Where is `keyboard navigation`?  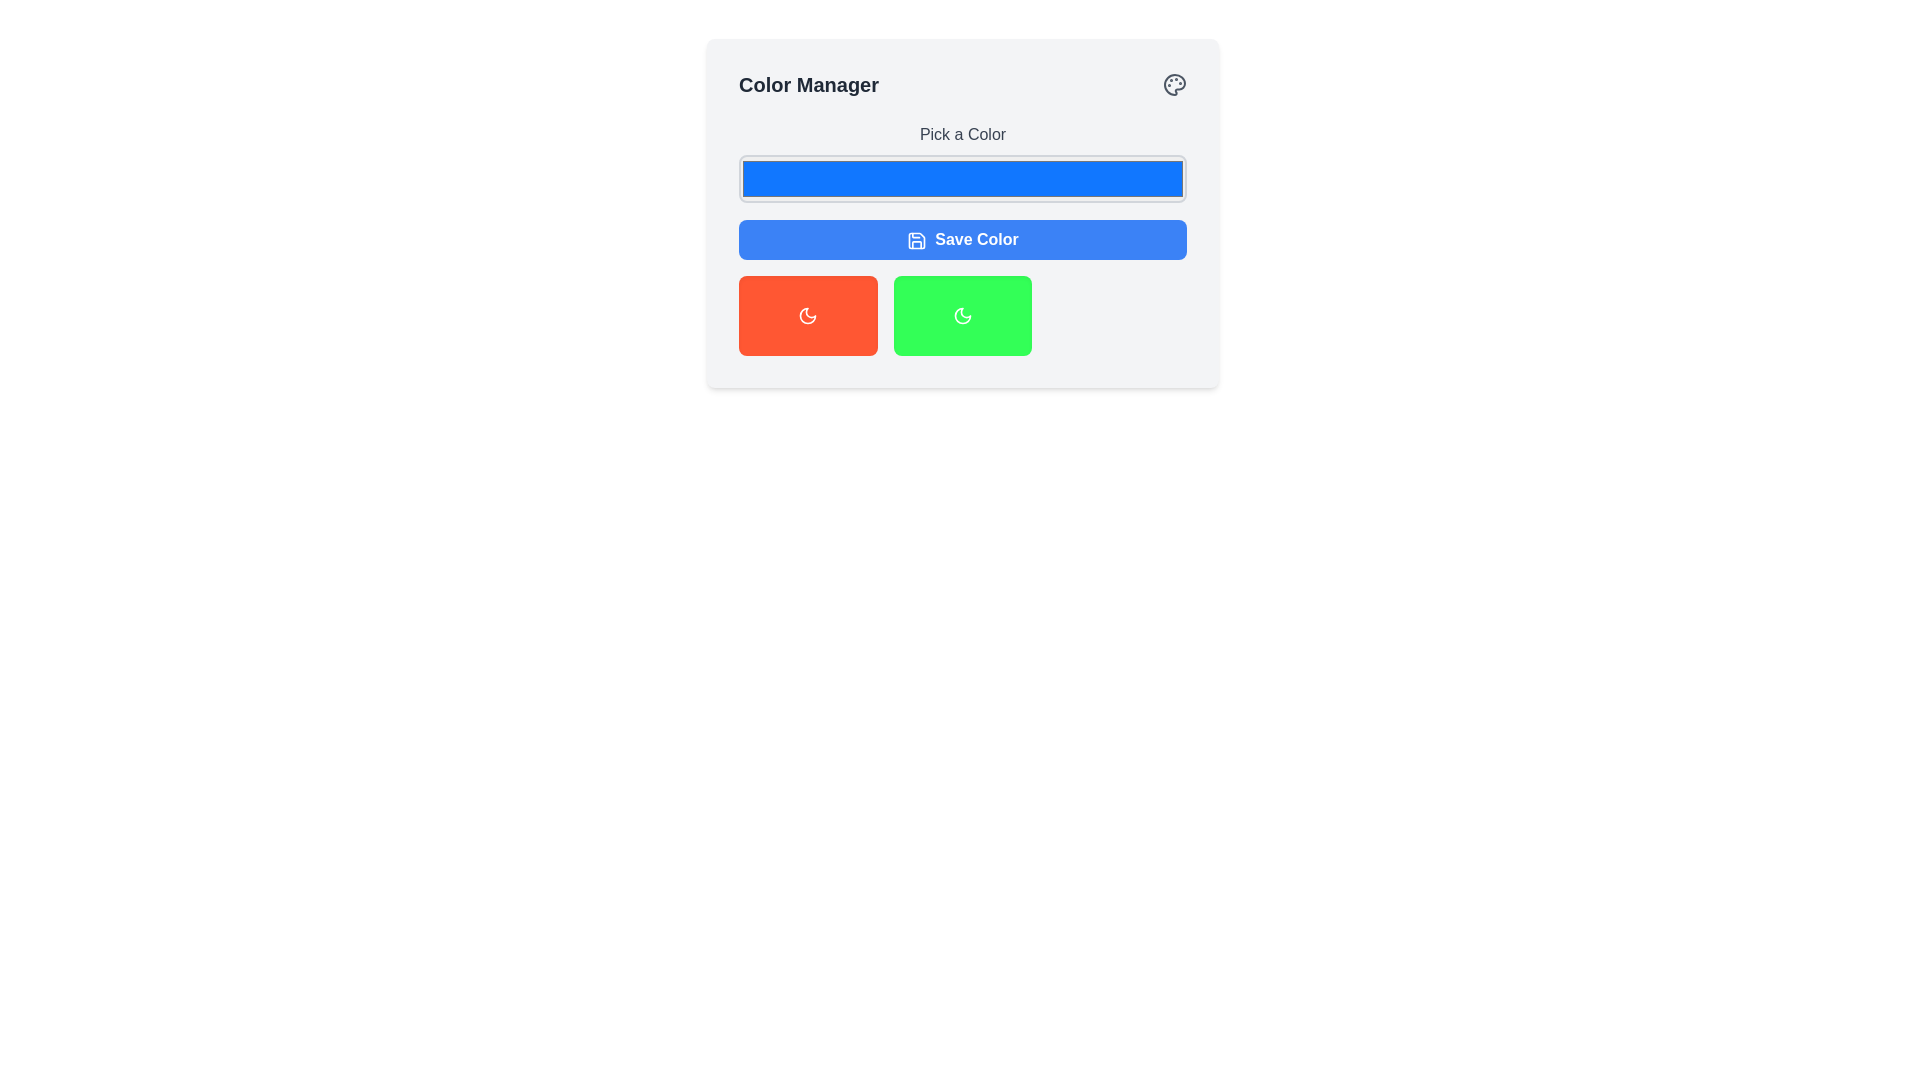
keyboard navigation is located at coordinates (963, 238).